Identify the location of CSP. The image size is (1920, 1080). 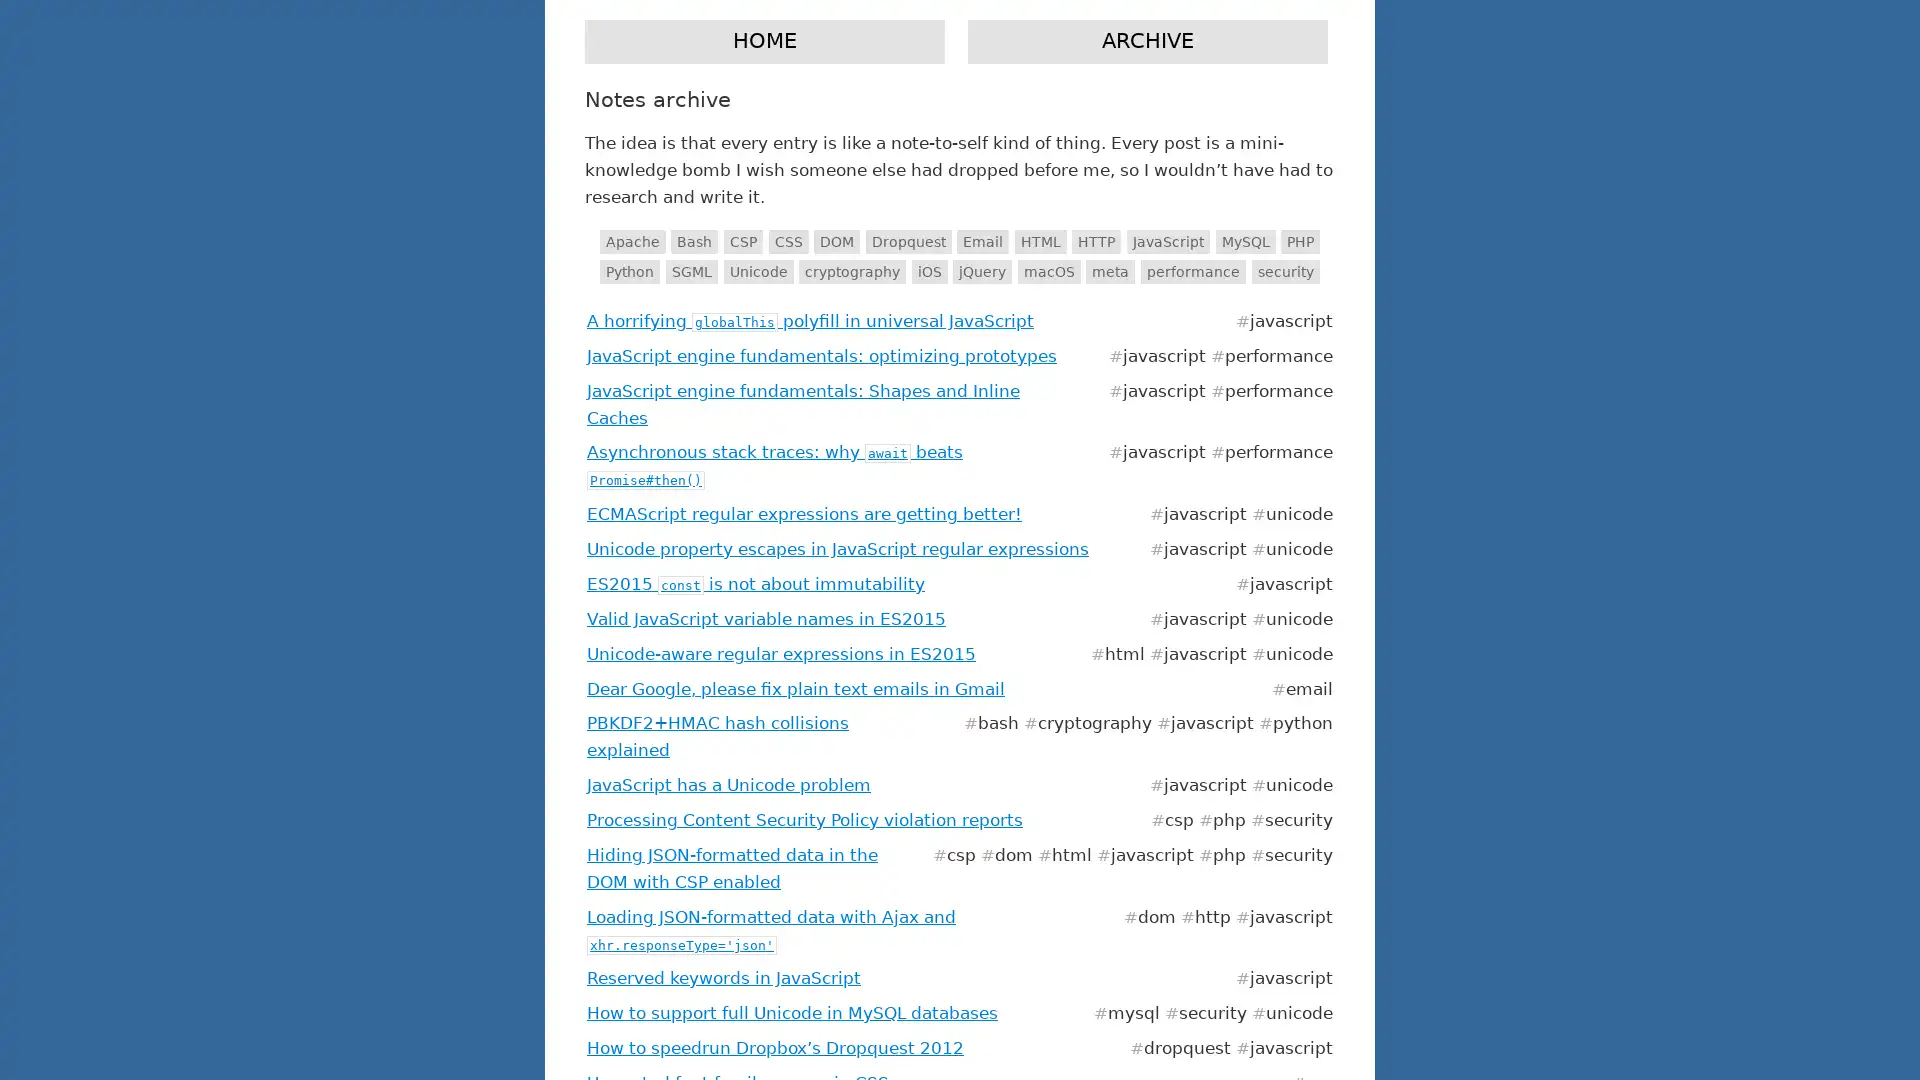
(741, 241).